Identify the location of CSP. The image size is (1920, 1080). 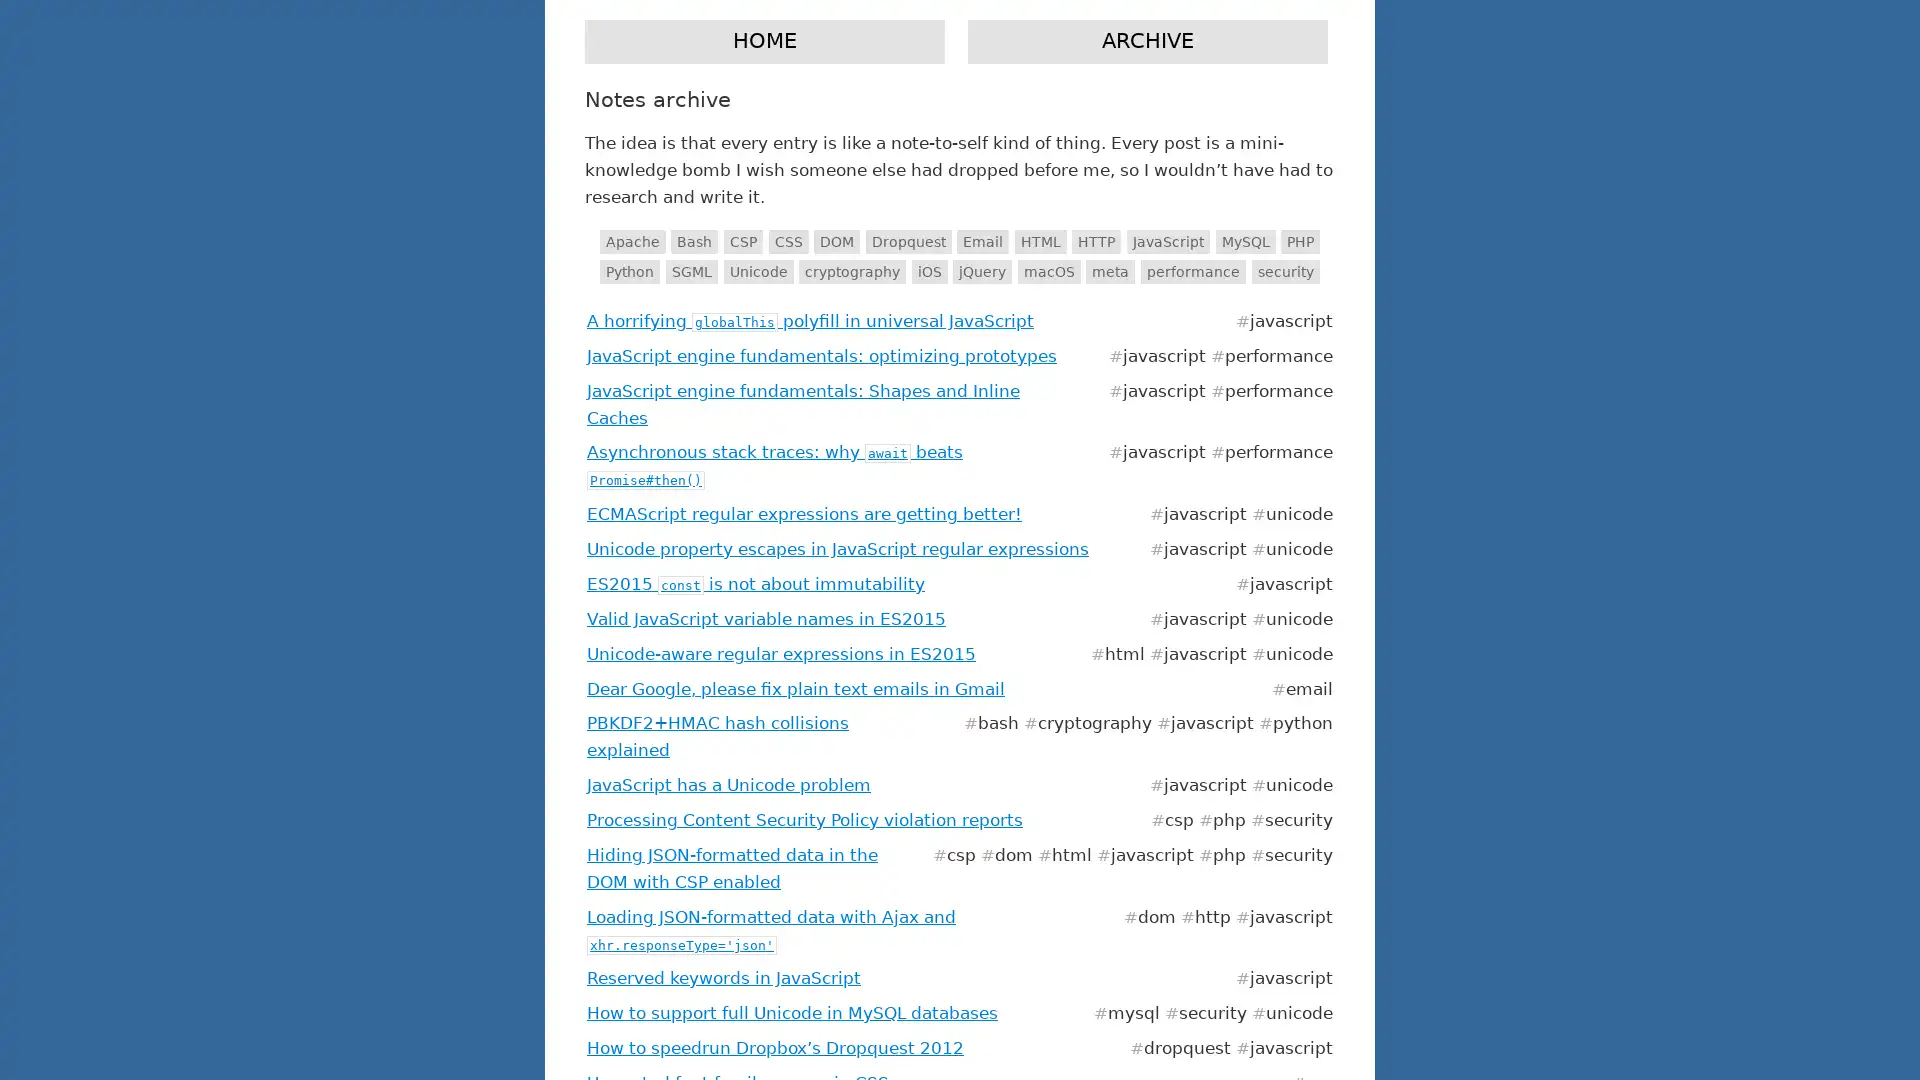
(741, 241).